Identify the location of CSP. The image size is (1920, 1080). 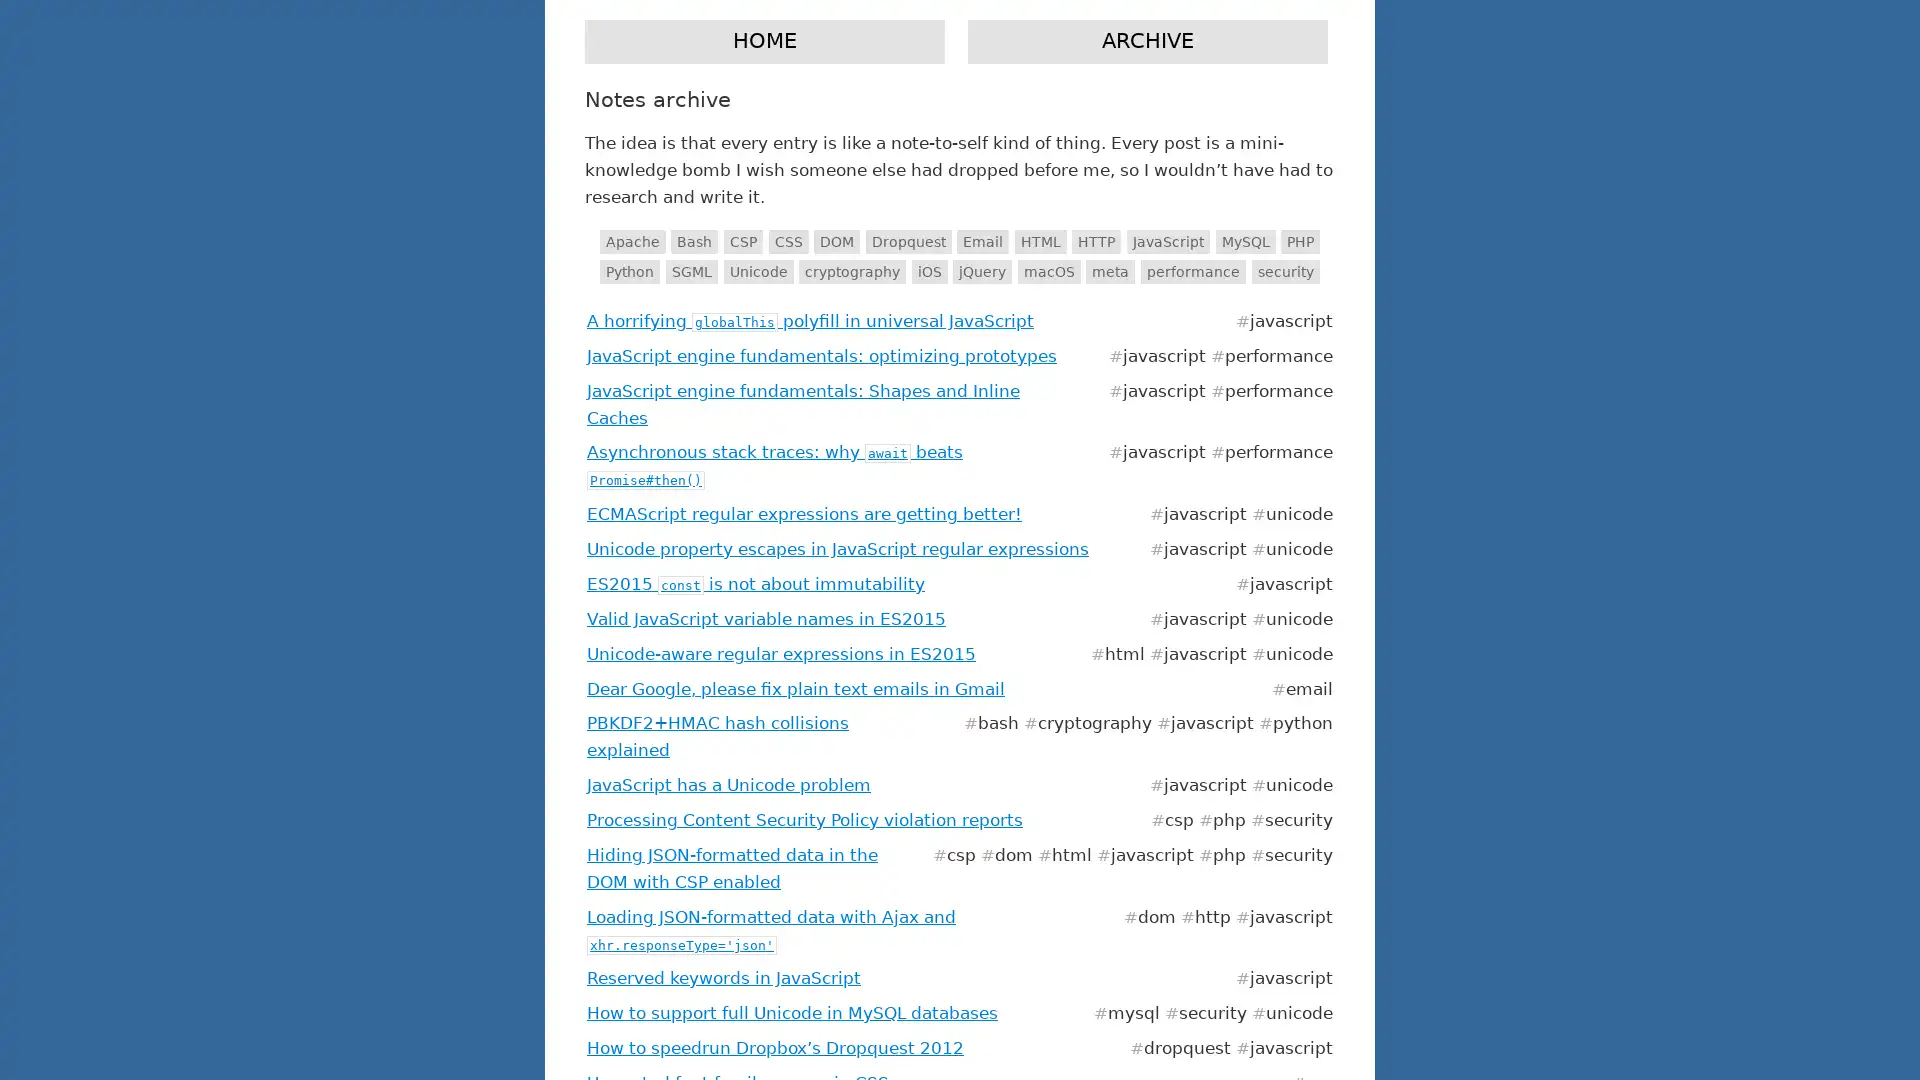
(741, 241).